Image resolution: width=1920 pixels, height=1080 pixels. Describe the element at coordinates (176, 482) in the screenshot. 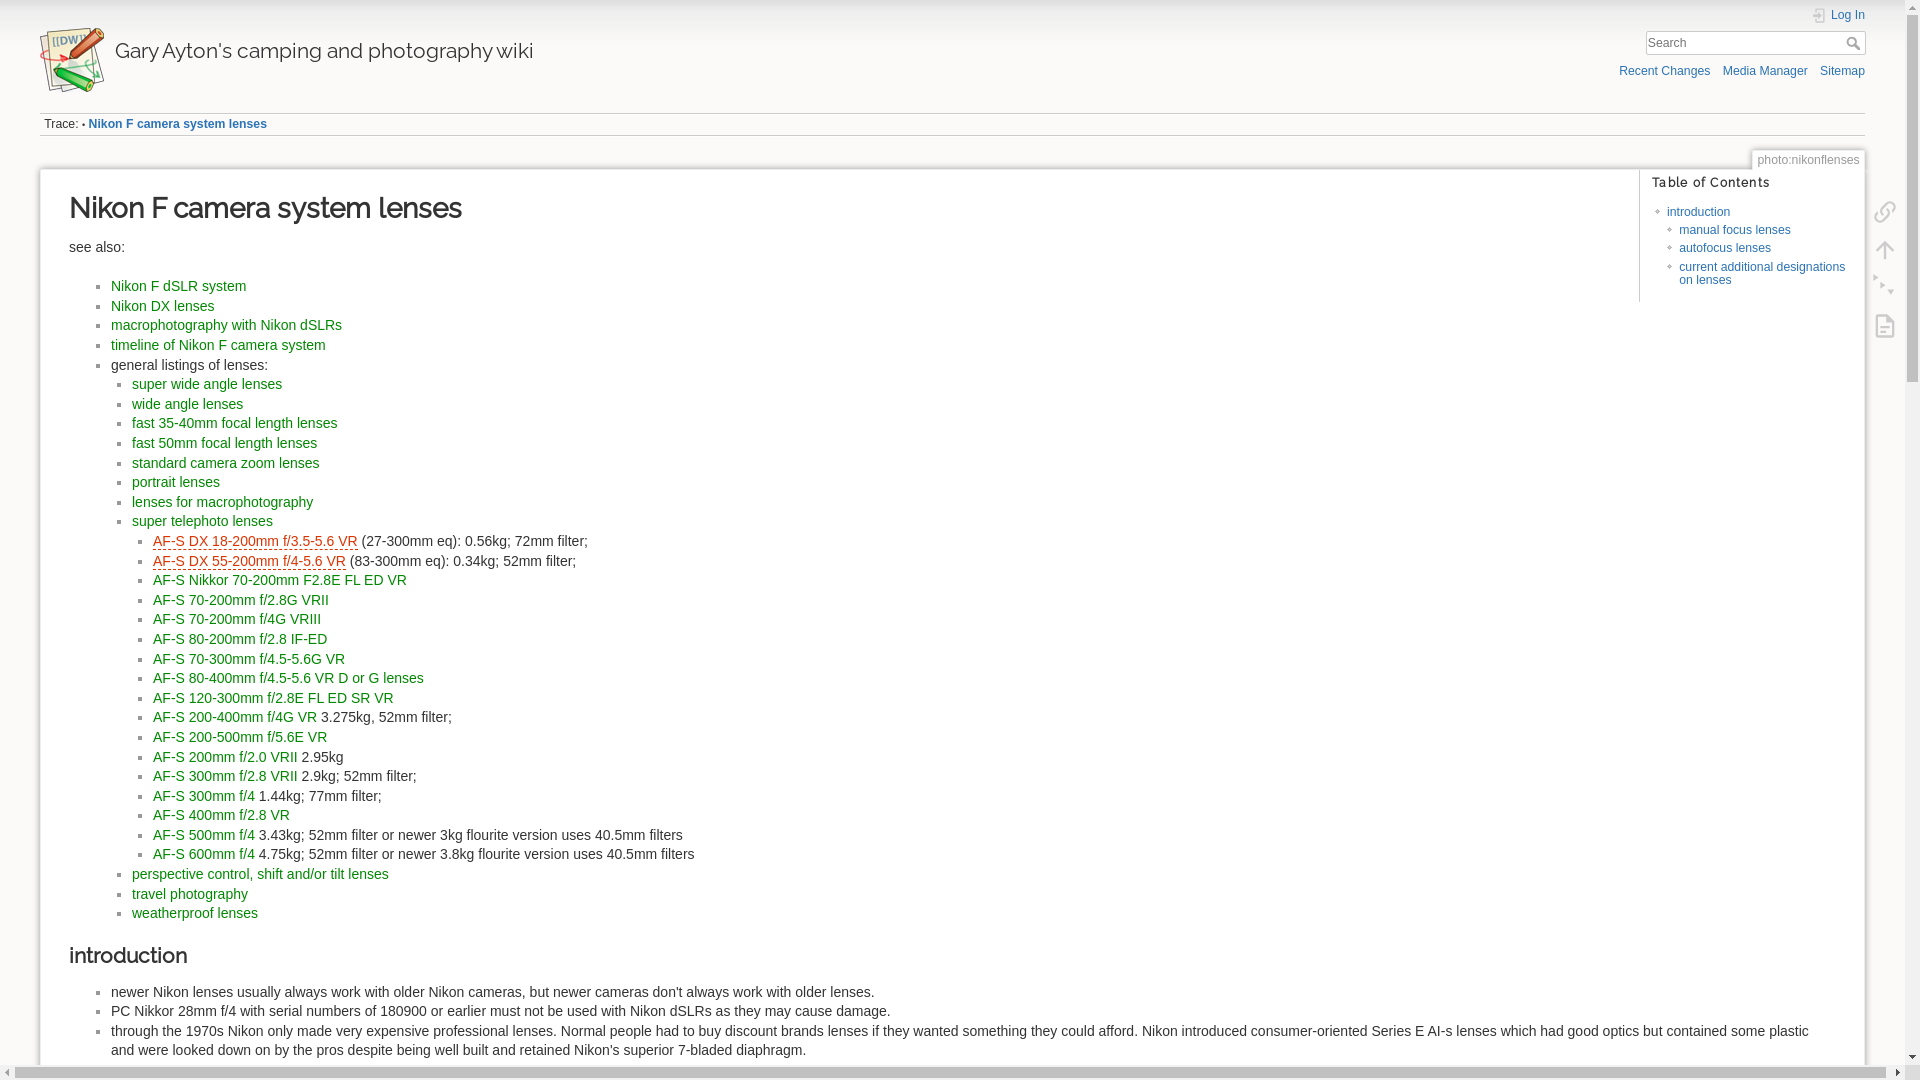

I see `'portrait lenses'` at that location.